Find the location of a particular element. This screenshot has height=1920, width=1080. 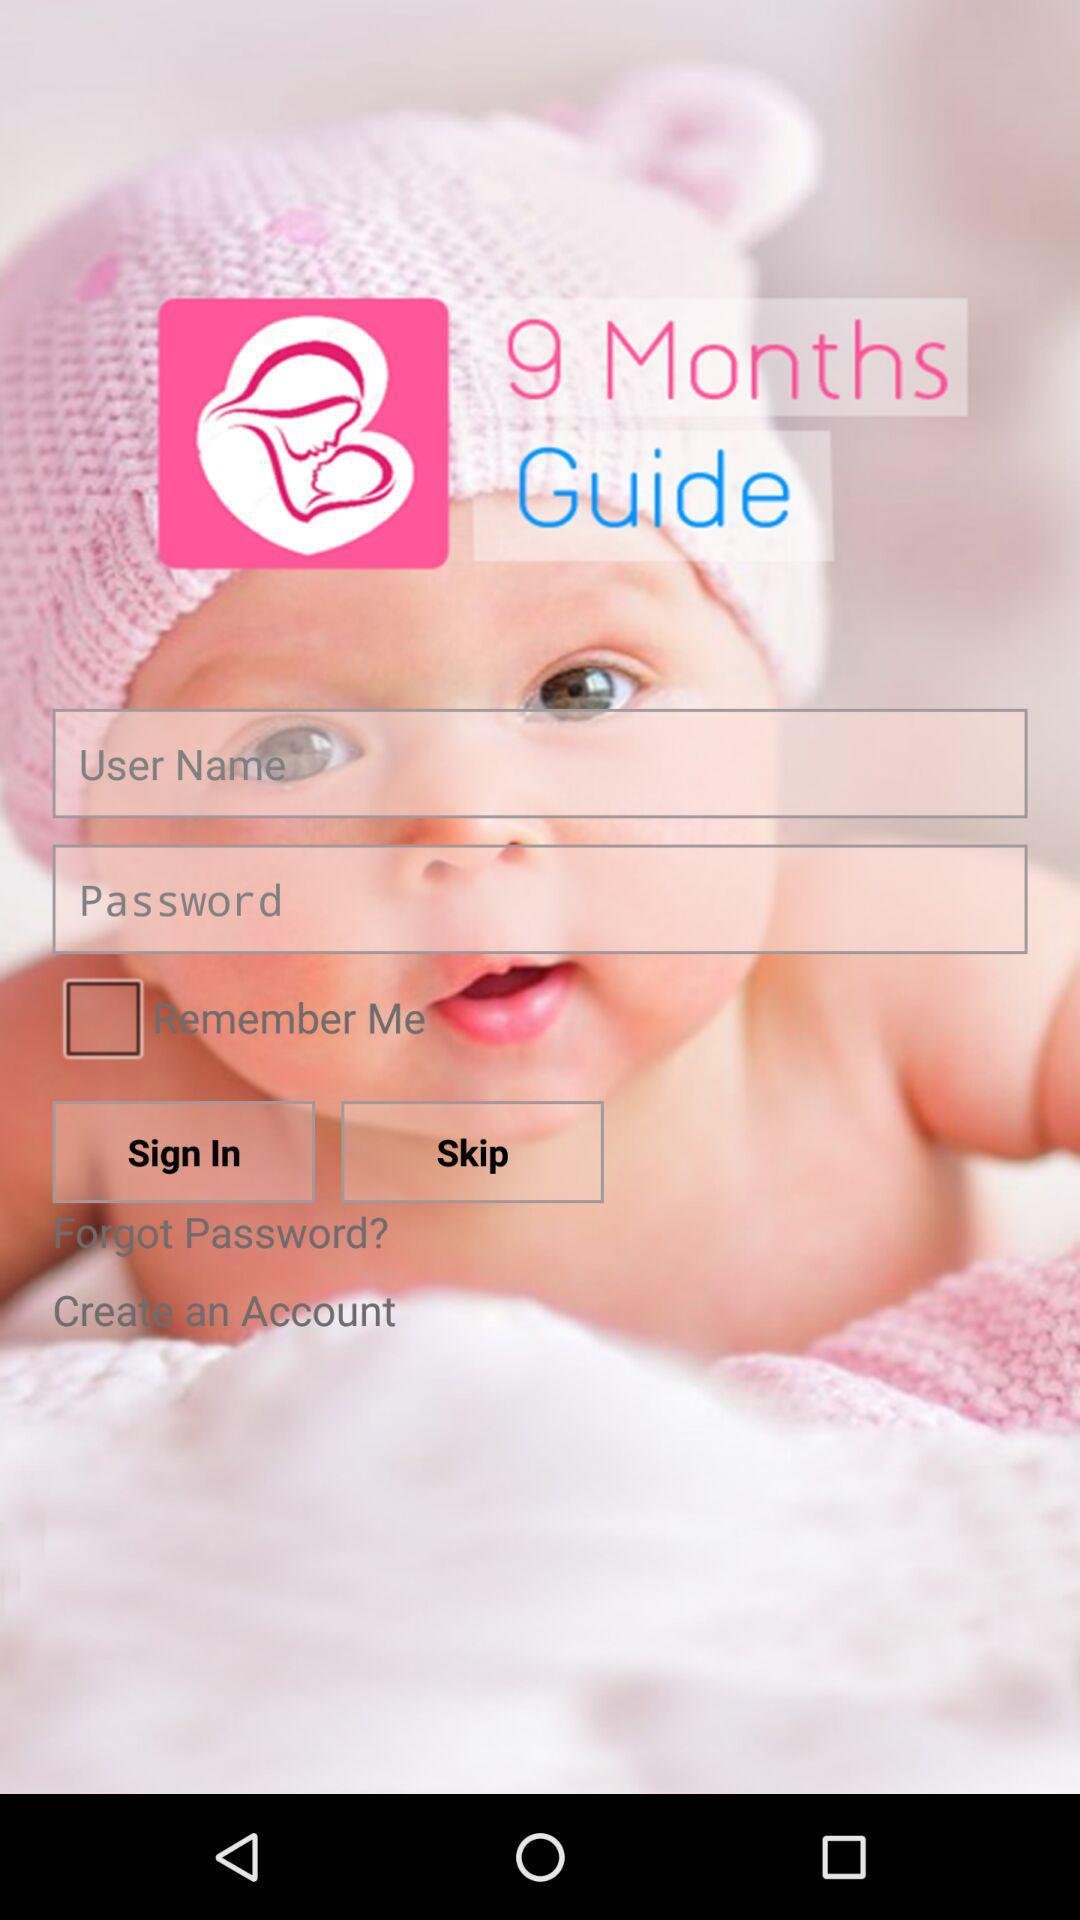

login page is located at coordinates (540, 898).